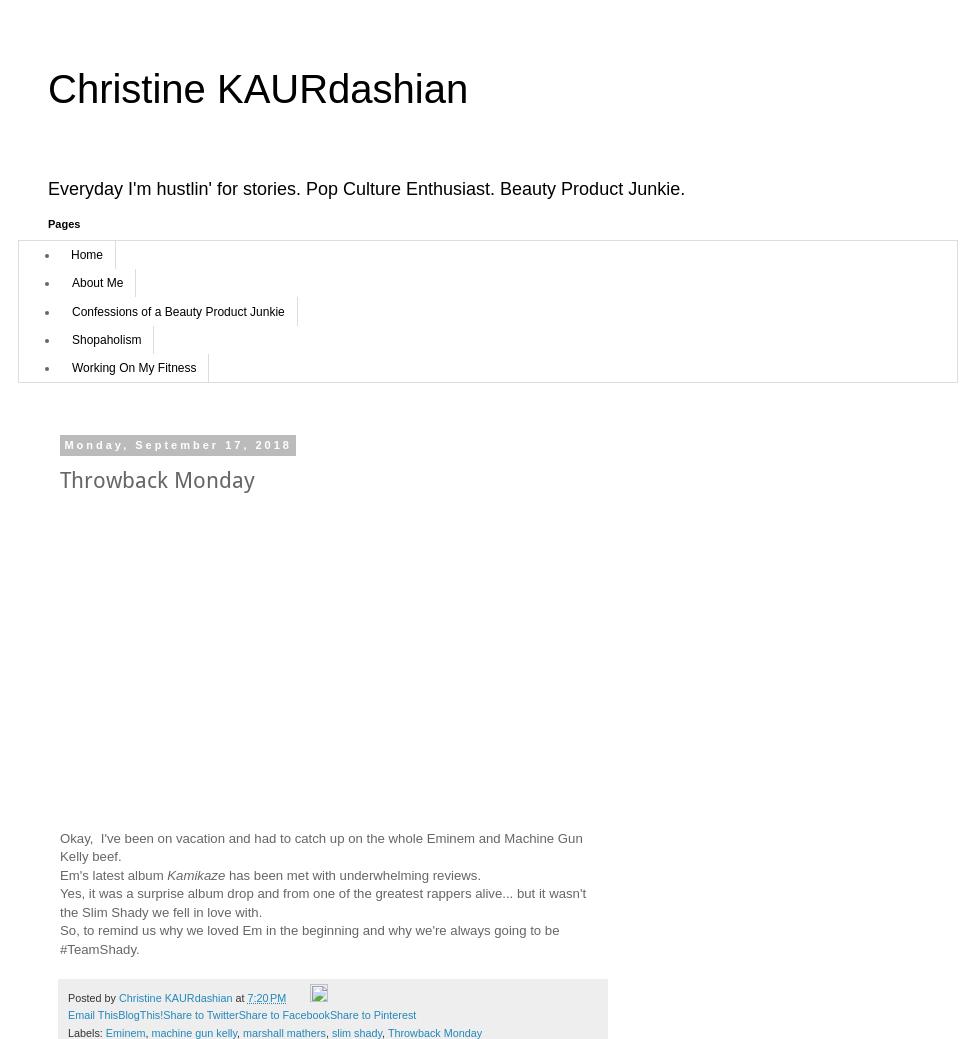  I want to click on 'So, to remind us why we loved Em in the beginning and why we're always going to be #TeamShady.', so click(59, 939).